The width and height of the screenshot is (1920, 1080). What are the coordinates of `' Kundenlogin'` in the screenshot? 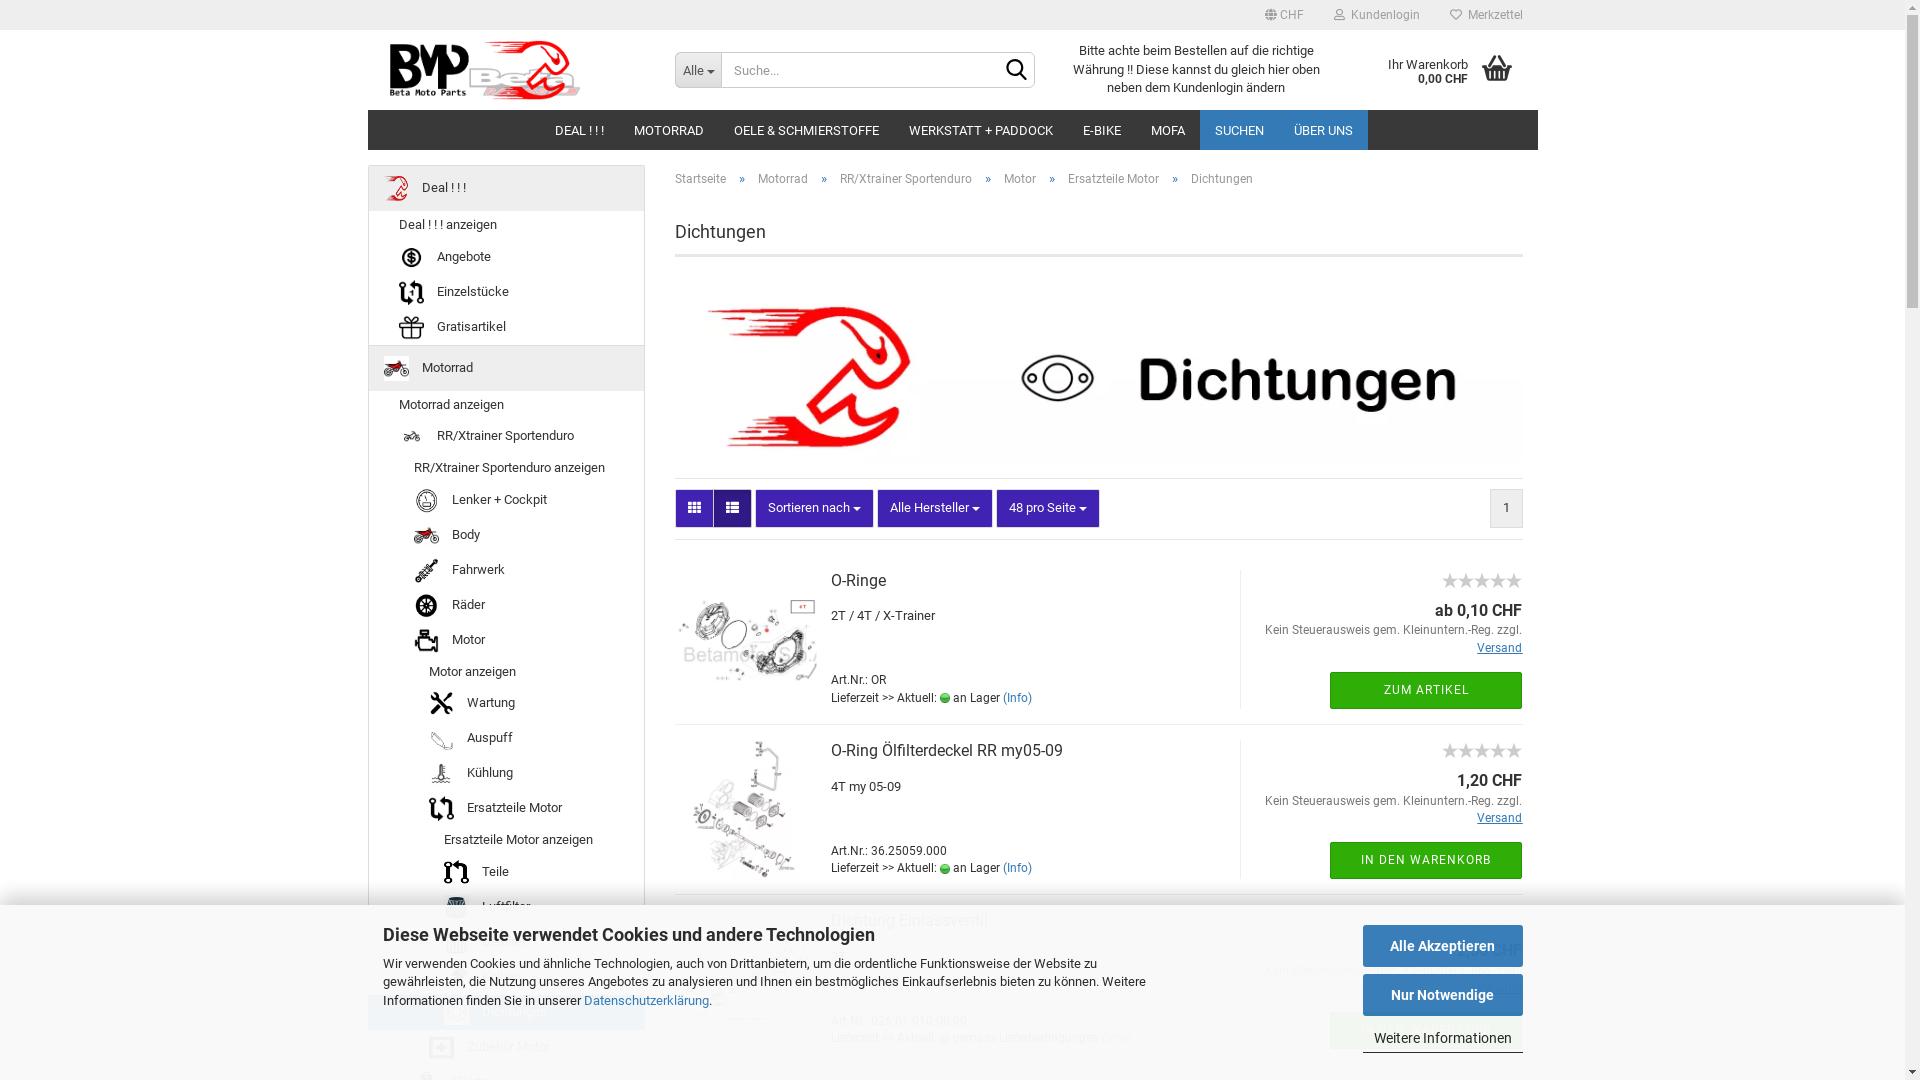 It's located at (1375, 15).